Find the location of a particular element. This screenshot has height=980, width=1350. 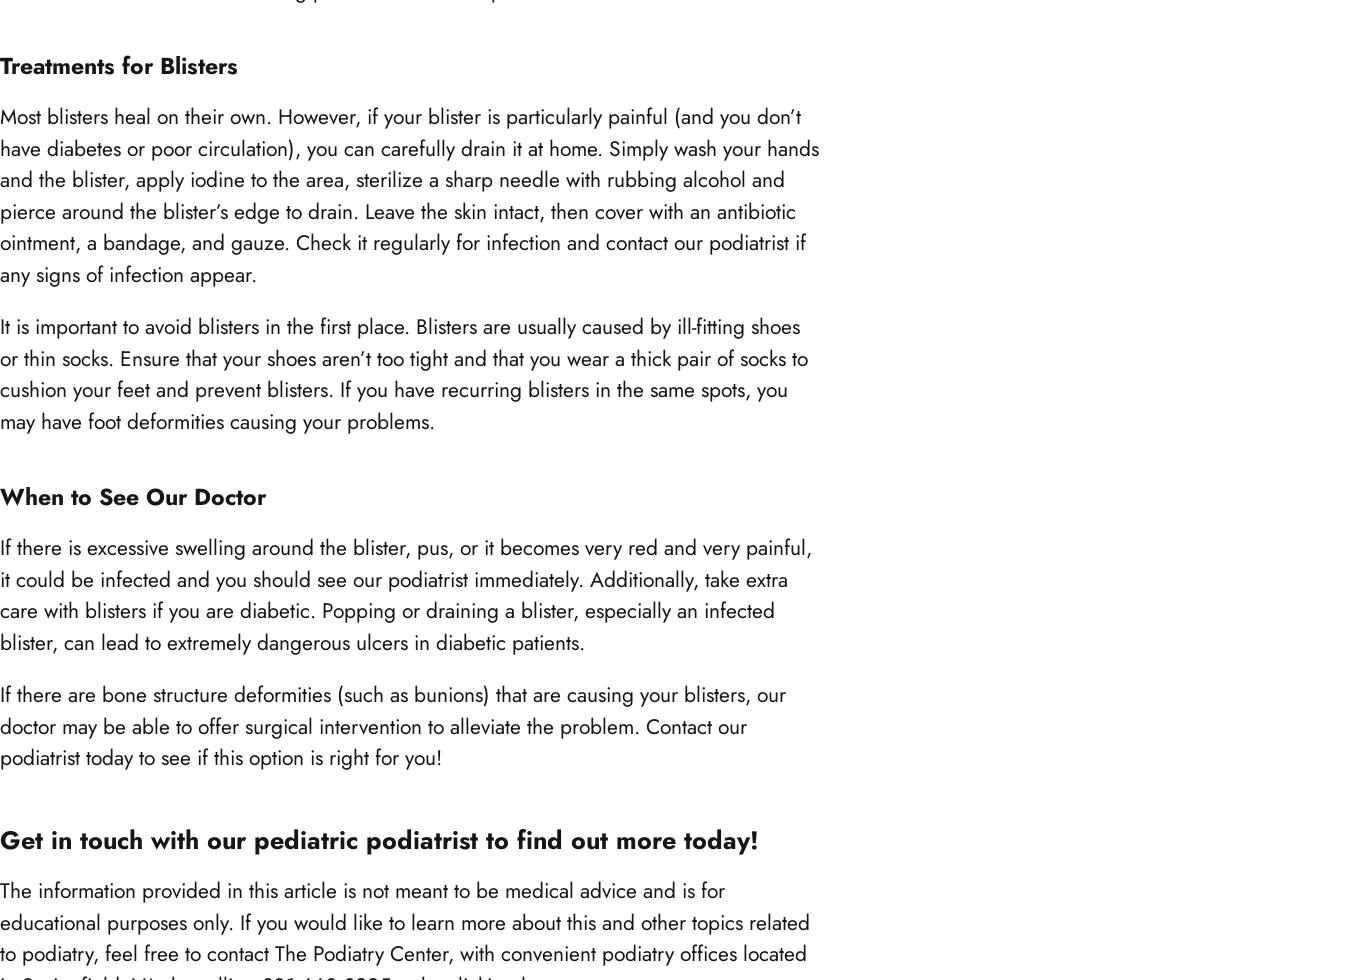

'6120 Brandon Ave Suite 109,' is located at coordinates (0, 238).